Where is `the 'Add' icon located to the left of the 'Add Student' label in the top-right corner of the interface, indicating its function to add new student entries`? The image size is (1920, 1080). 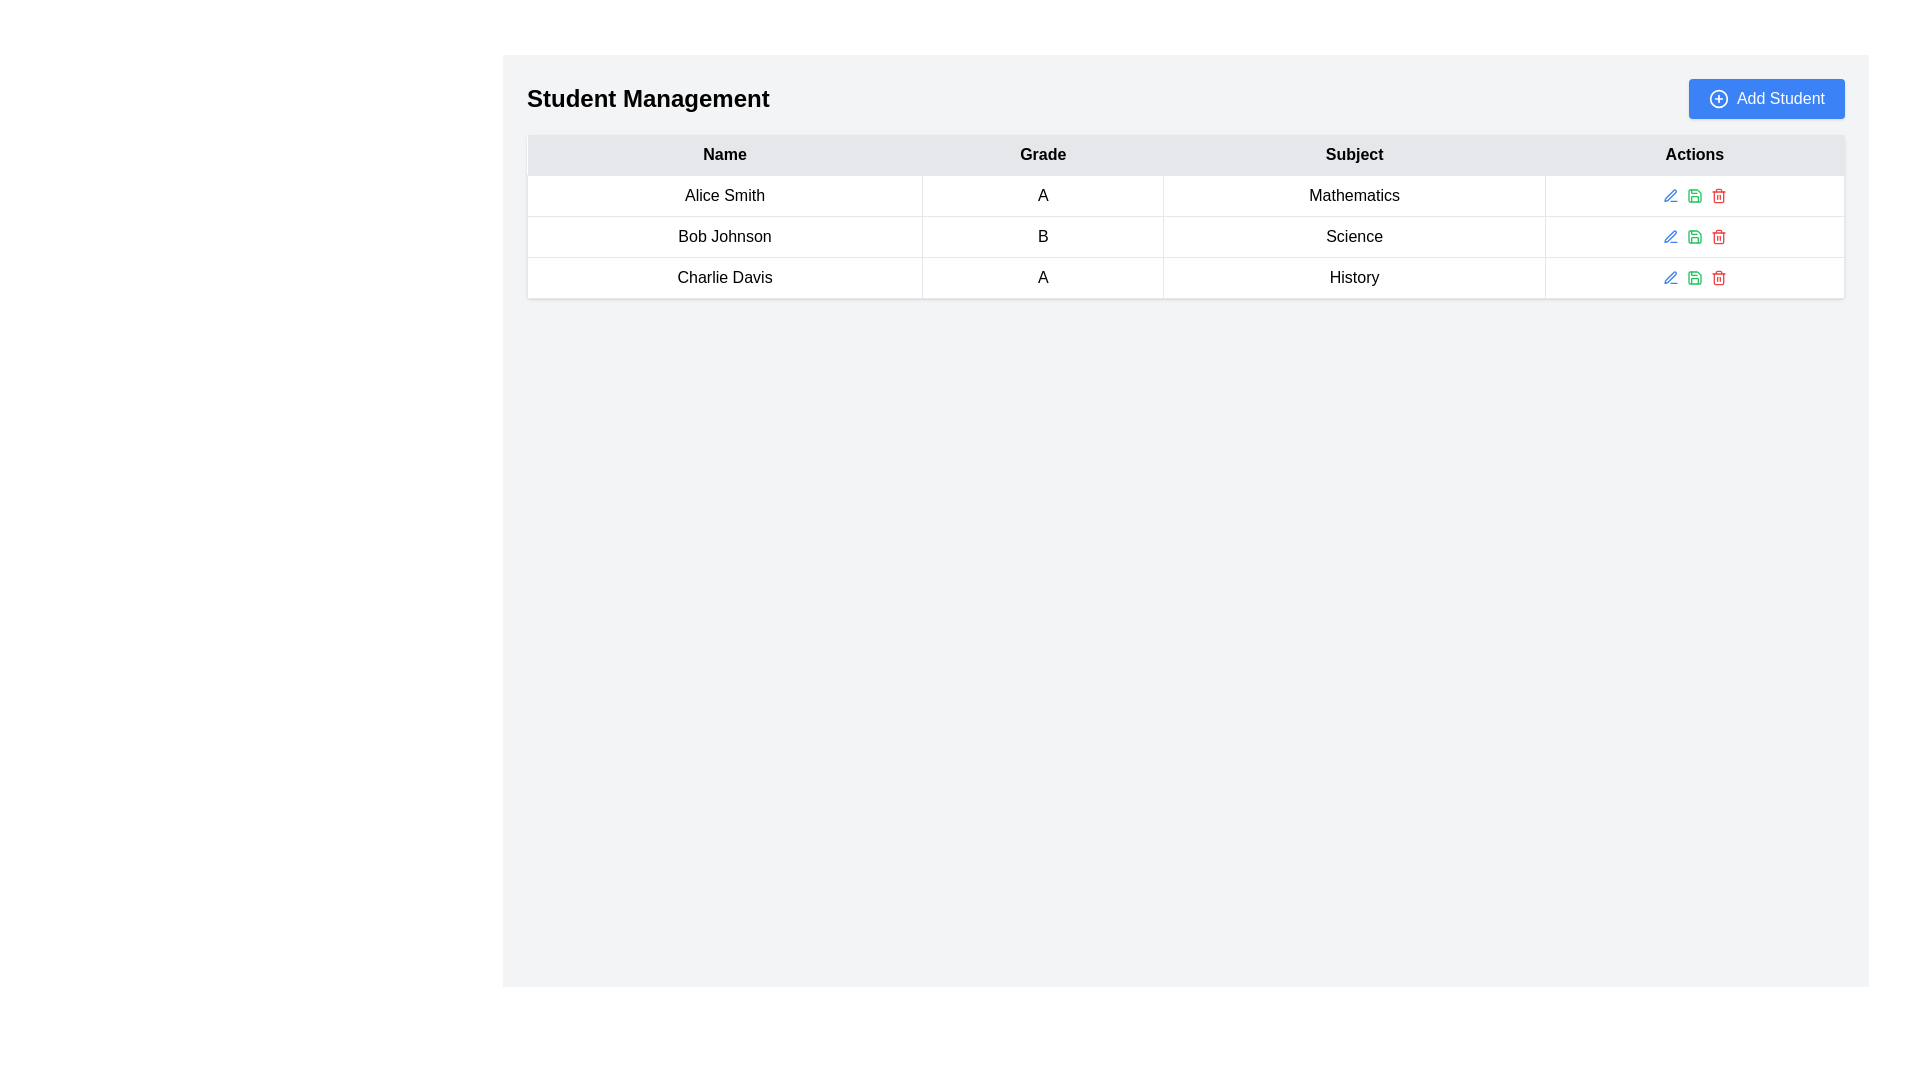
the 'Add' icon located to the left of the 'Add Student' label in the top-right corner of the interface, indicating its function to add new student entries is located at coordinates (1717, 99).